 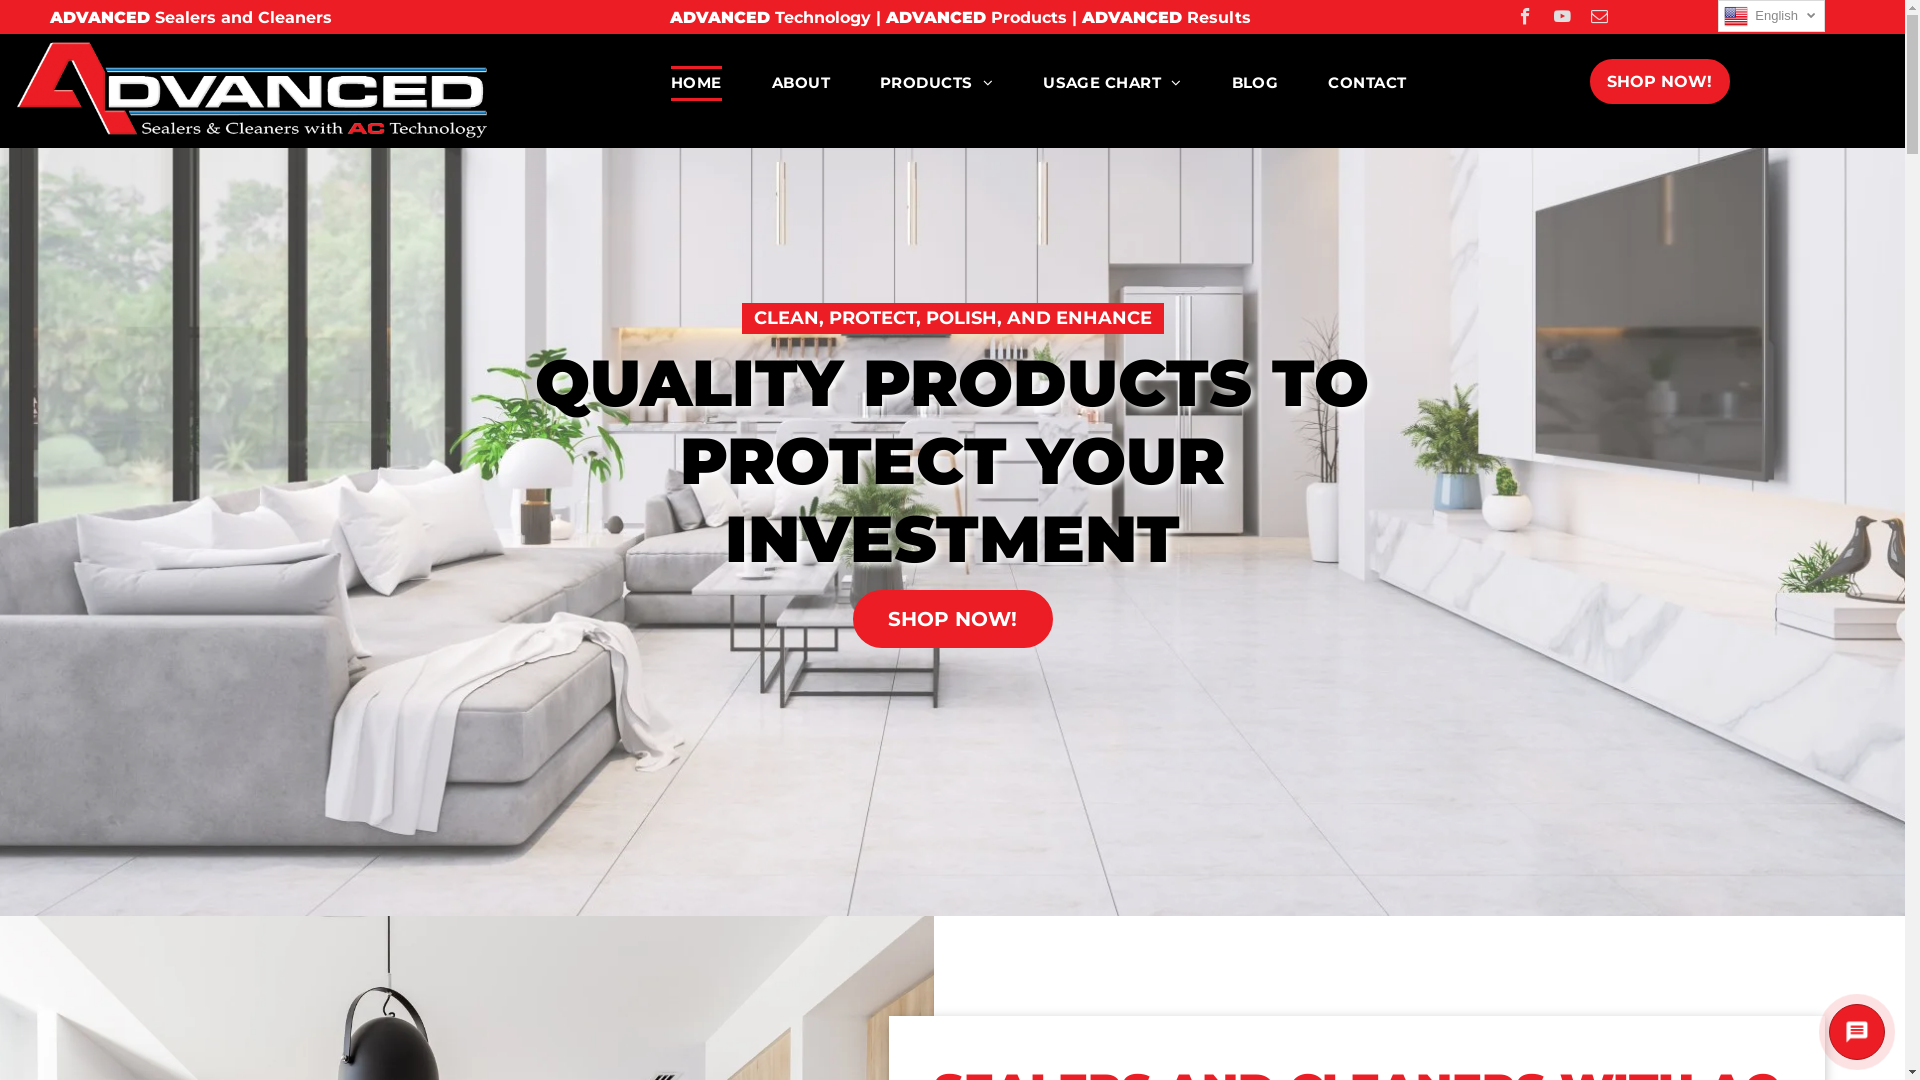 What do you see at coordinates (1205, 82) in the screenshot?
I see `'BLOG'` at bounding box center [1205, 82].